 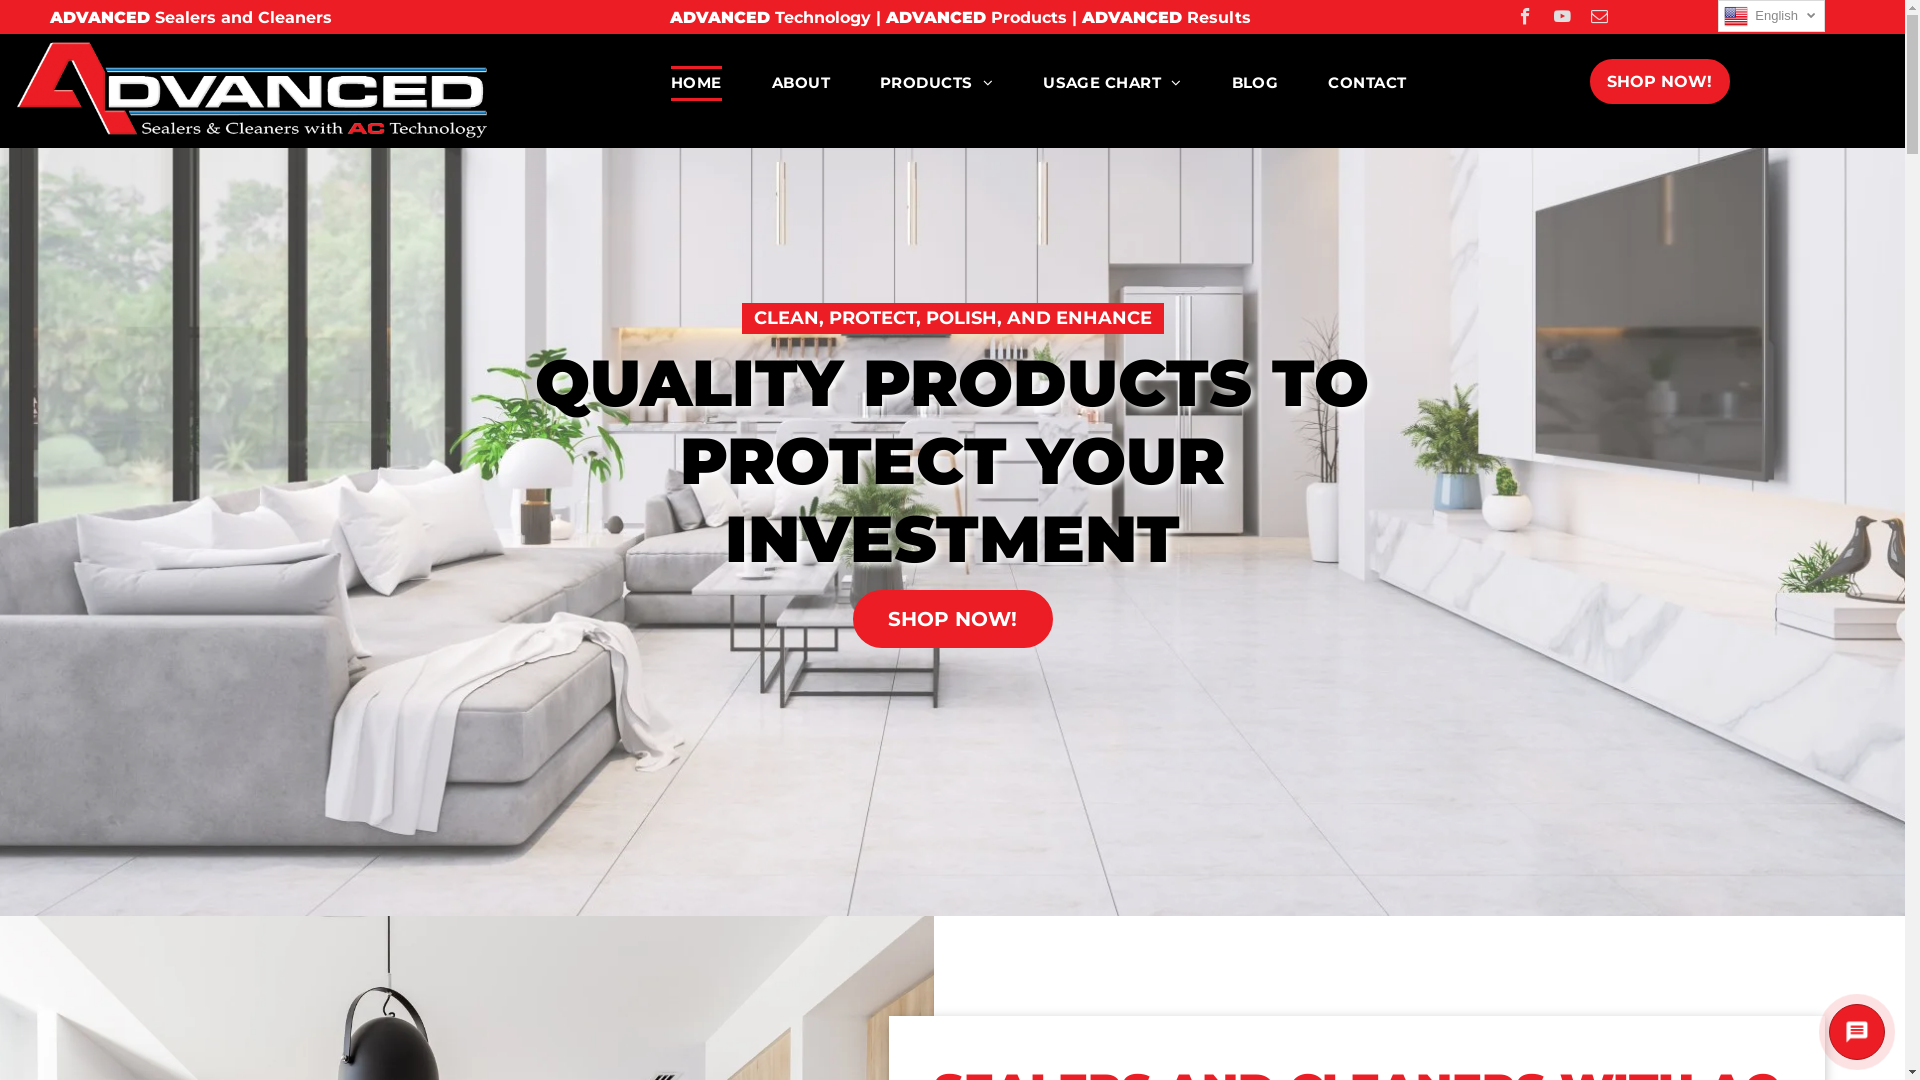 What do you see at coordinates (1205, 82) in the screenshot?
I see `'BLOG'` at bounding box center [1205, 82].